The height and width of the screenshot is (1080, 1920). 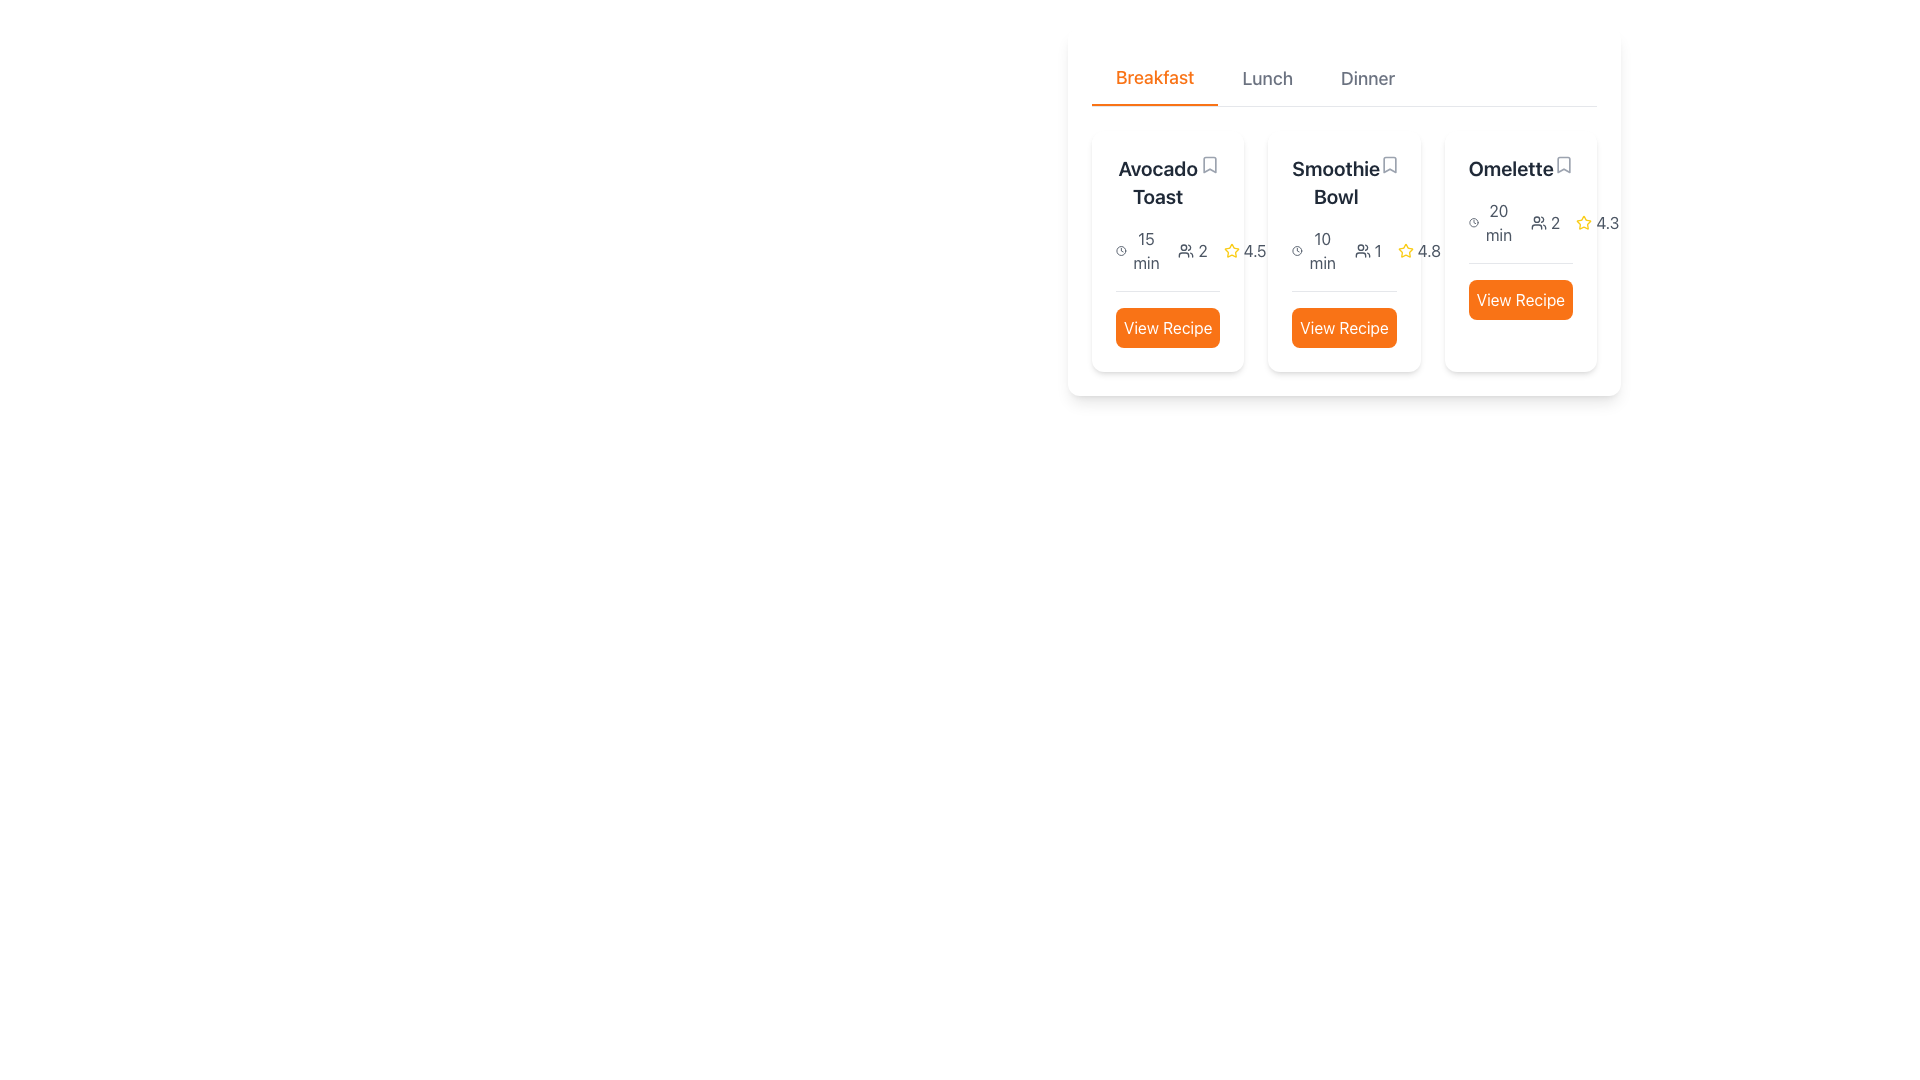 What do you see at coordinates (1201, 249) in the screenshot?
I see `the text element displaying '2', which is located next to the user group icon in the 'Avocado Toast' card of the 'Breakfast' section` at bounding box center [1201, 249].